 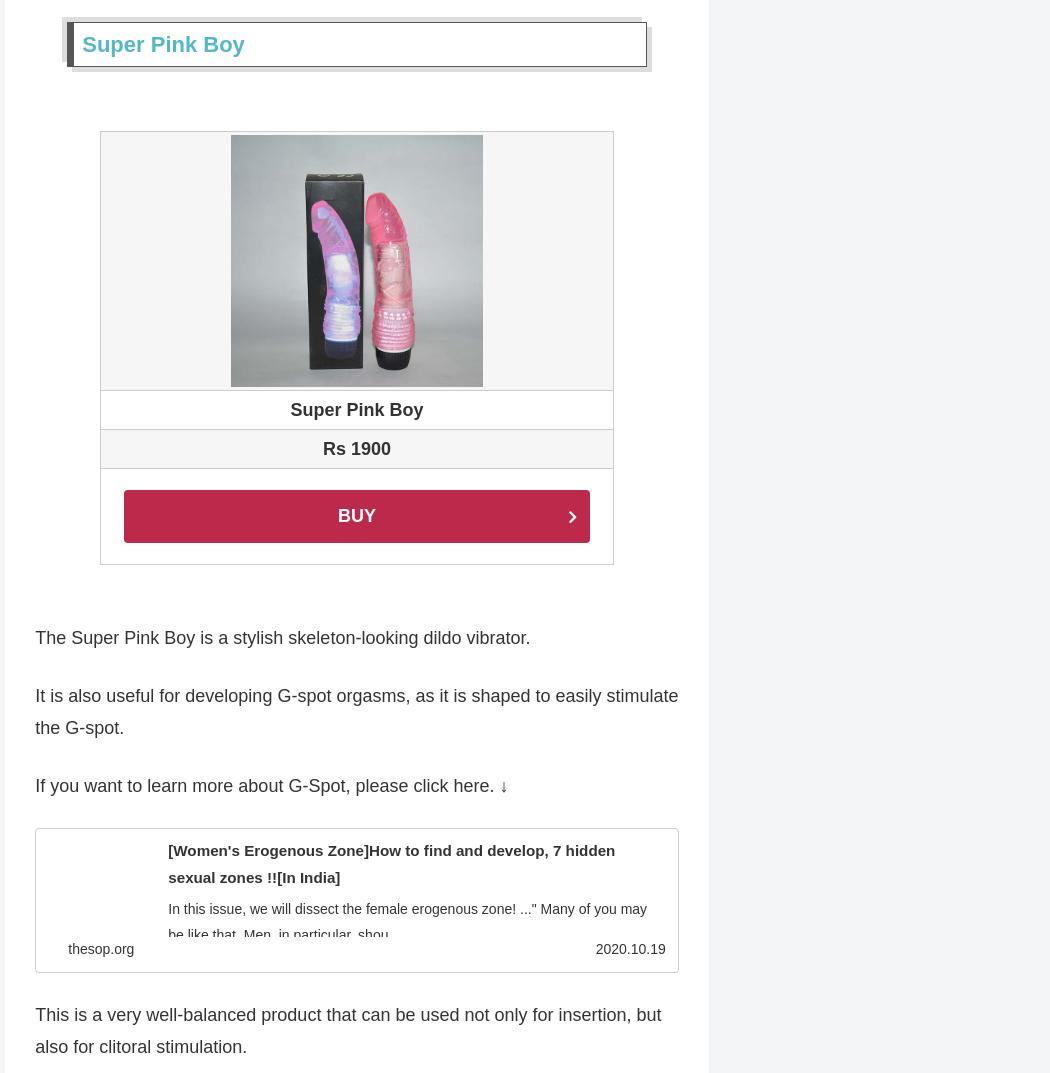 What do you see at coordinates (34, 639) in the screenshot?
I see `'The Super Pink Boy is a stylish skeleton-looking dildo vibrator.'` at bounding box center [34, 639].